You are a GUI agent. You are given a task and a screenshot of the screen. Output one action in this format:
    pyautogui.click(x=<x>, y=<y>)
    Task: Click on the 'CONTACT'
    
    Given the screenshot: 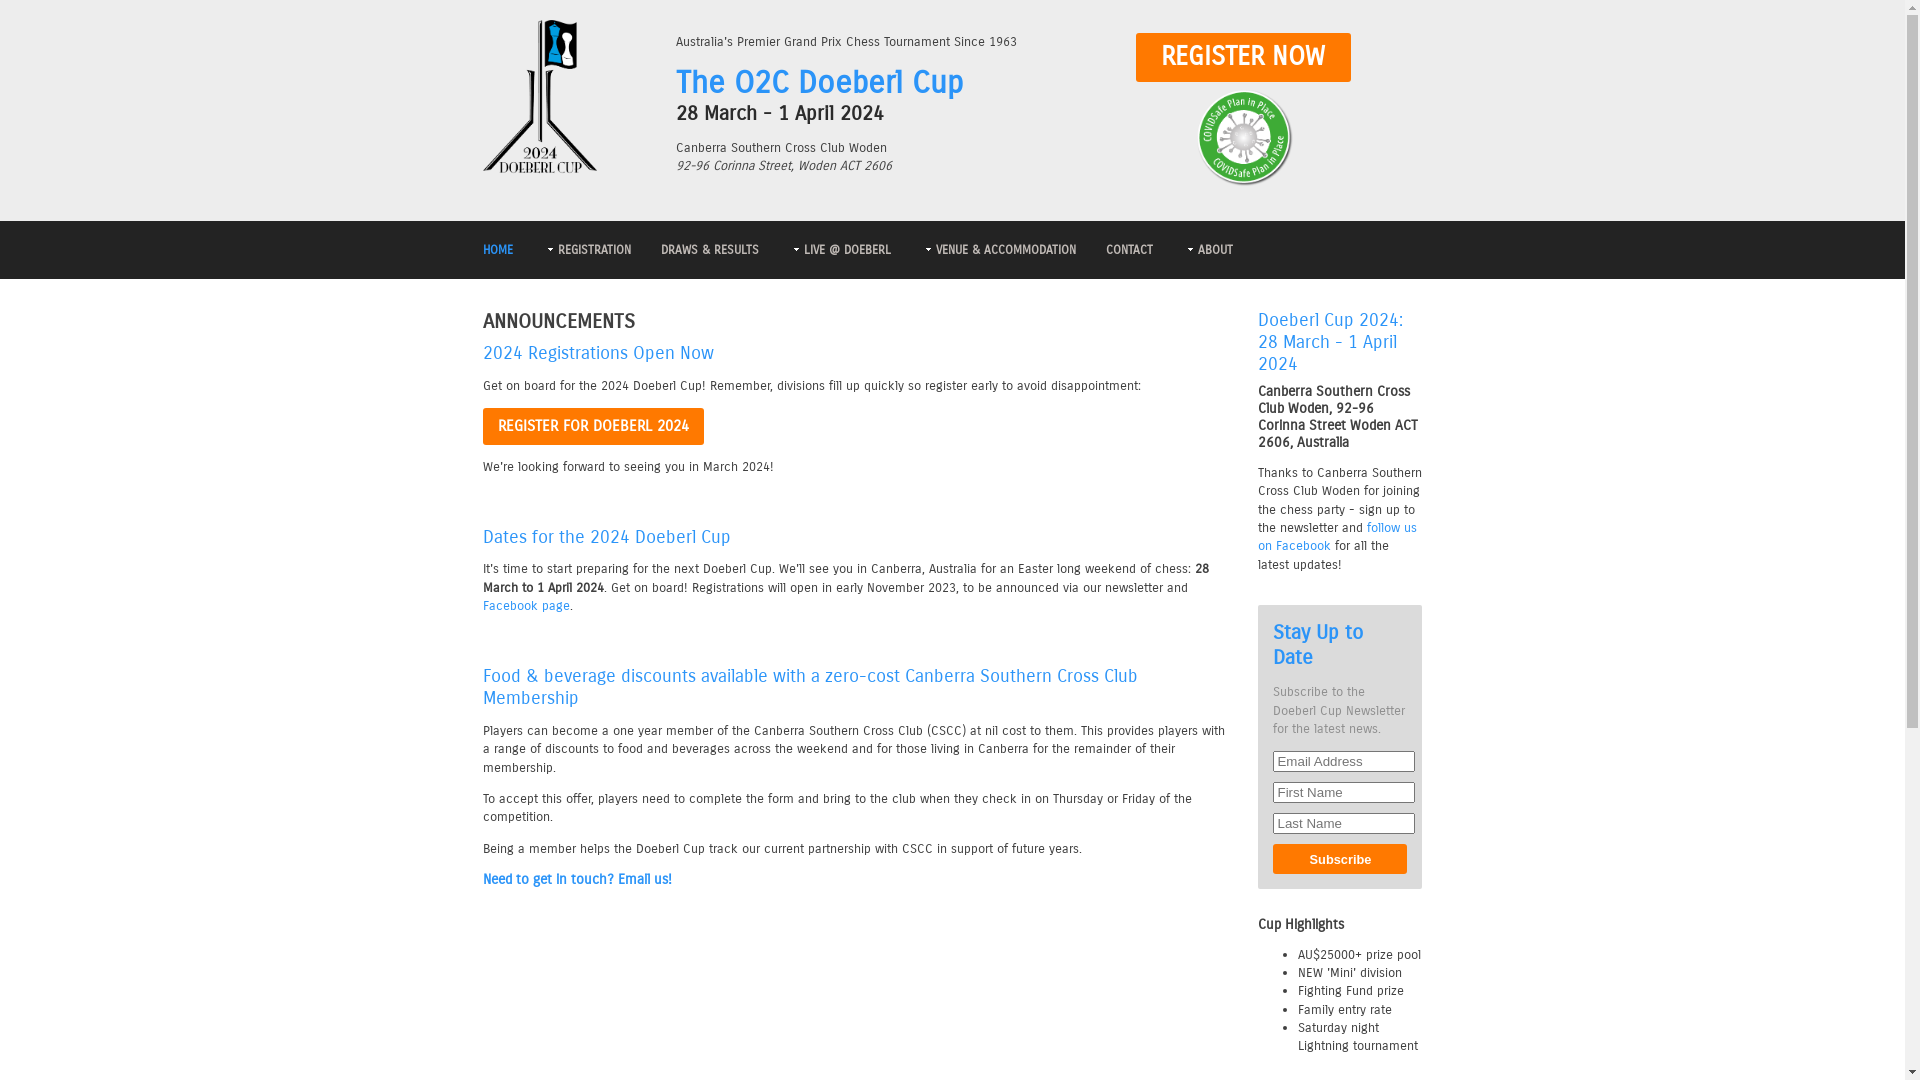 What is the action you would take?
    pyautogui.click(x=1129, y=249)
    